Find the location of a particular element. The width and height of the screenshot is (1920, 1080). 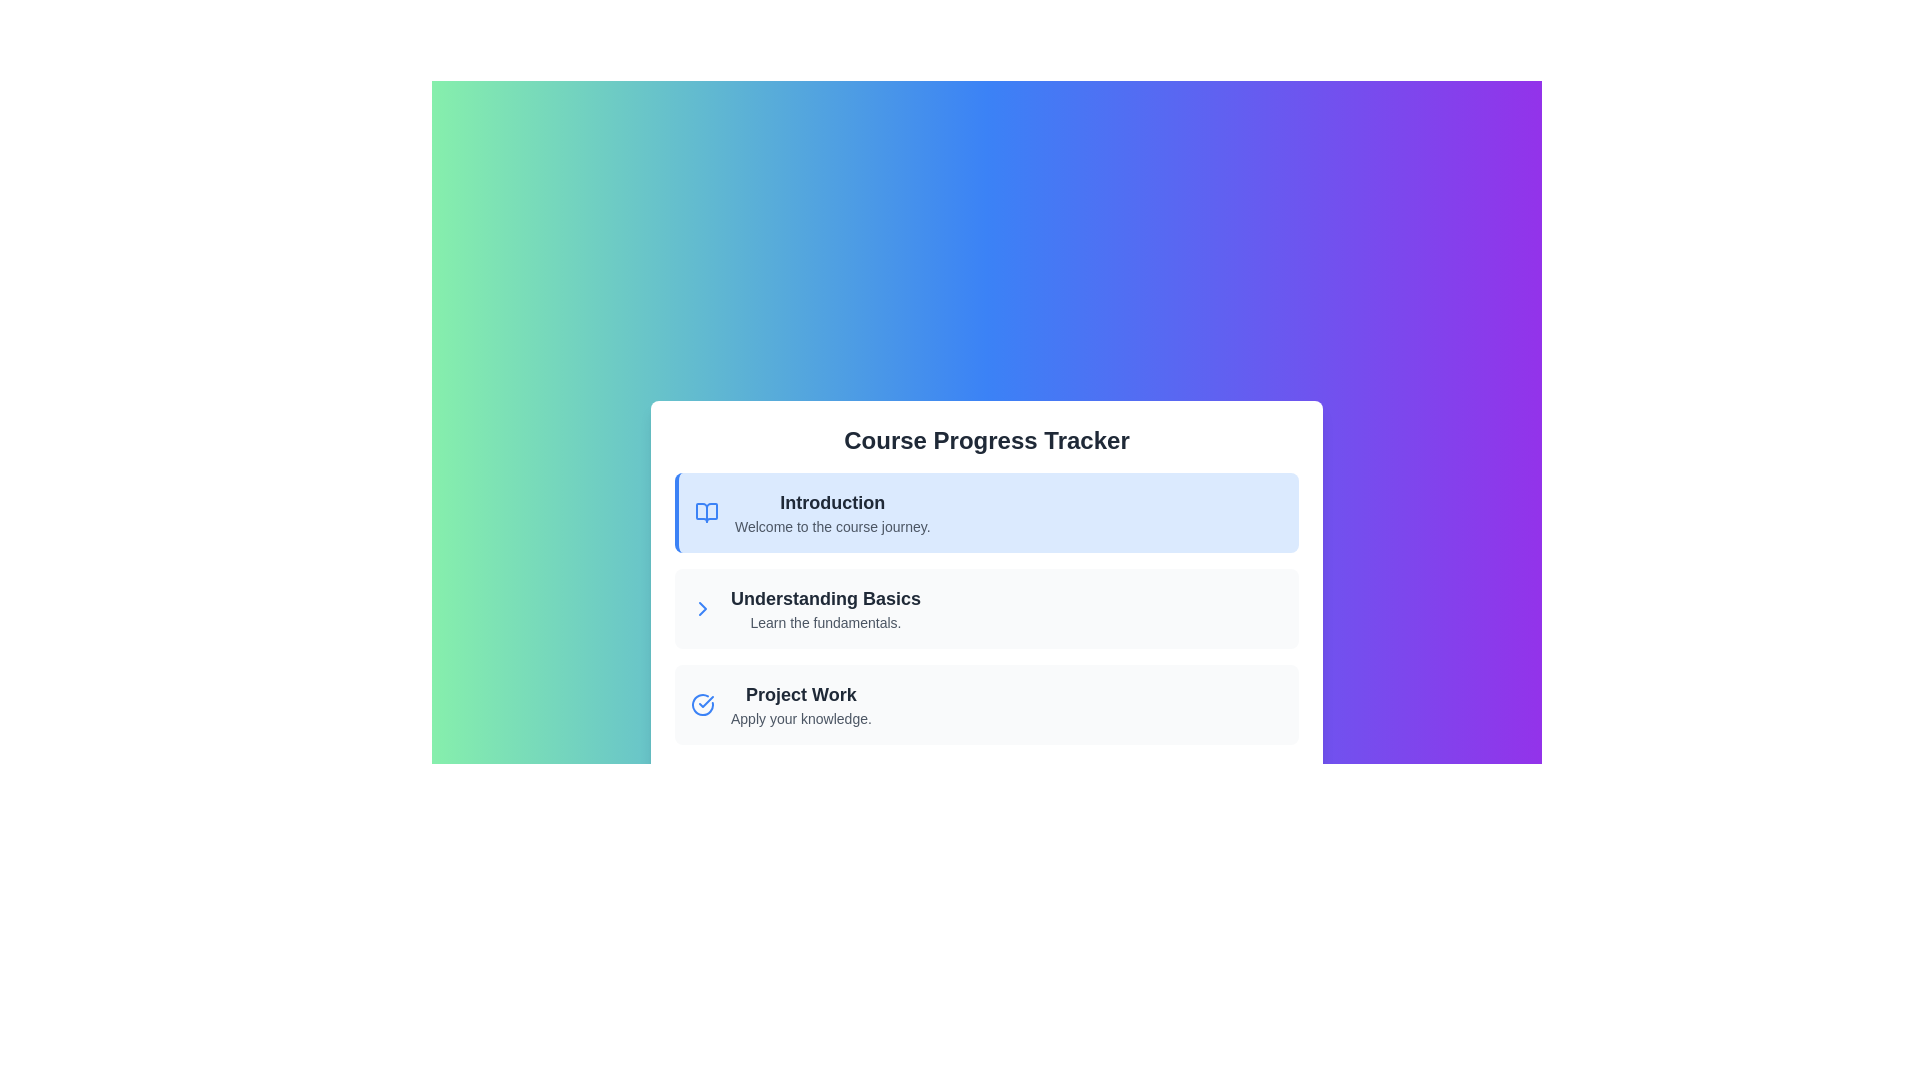

the second list item titled 'Understanding Basics' located under the 'Course Progress Tracker' header for accessibility purposes is located at coordinates (825, 608).